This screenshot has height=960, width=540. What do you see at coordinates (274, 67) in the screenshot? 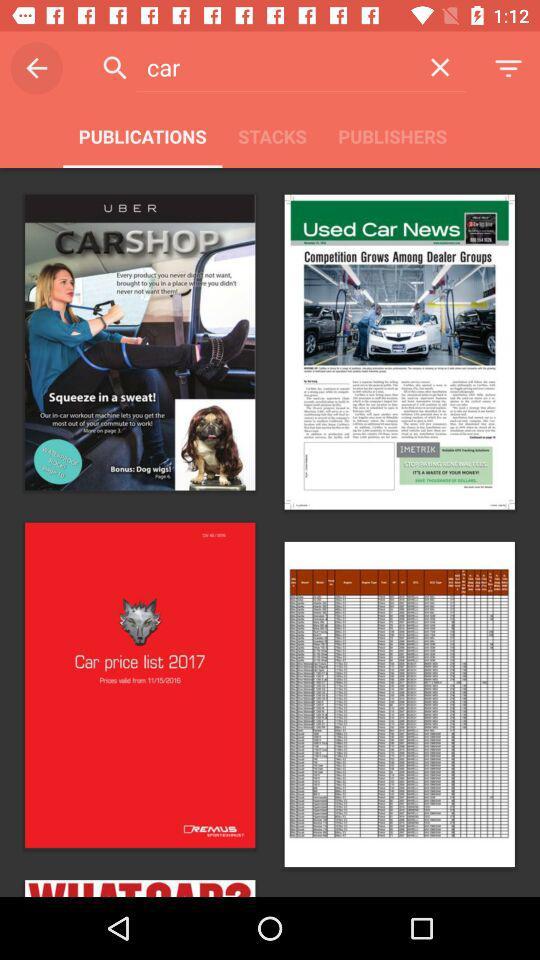
I see `the title of the page` at bounding box center [274, 67].